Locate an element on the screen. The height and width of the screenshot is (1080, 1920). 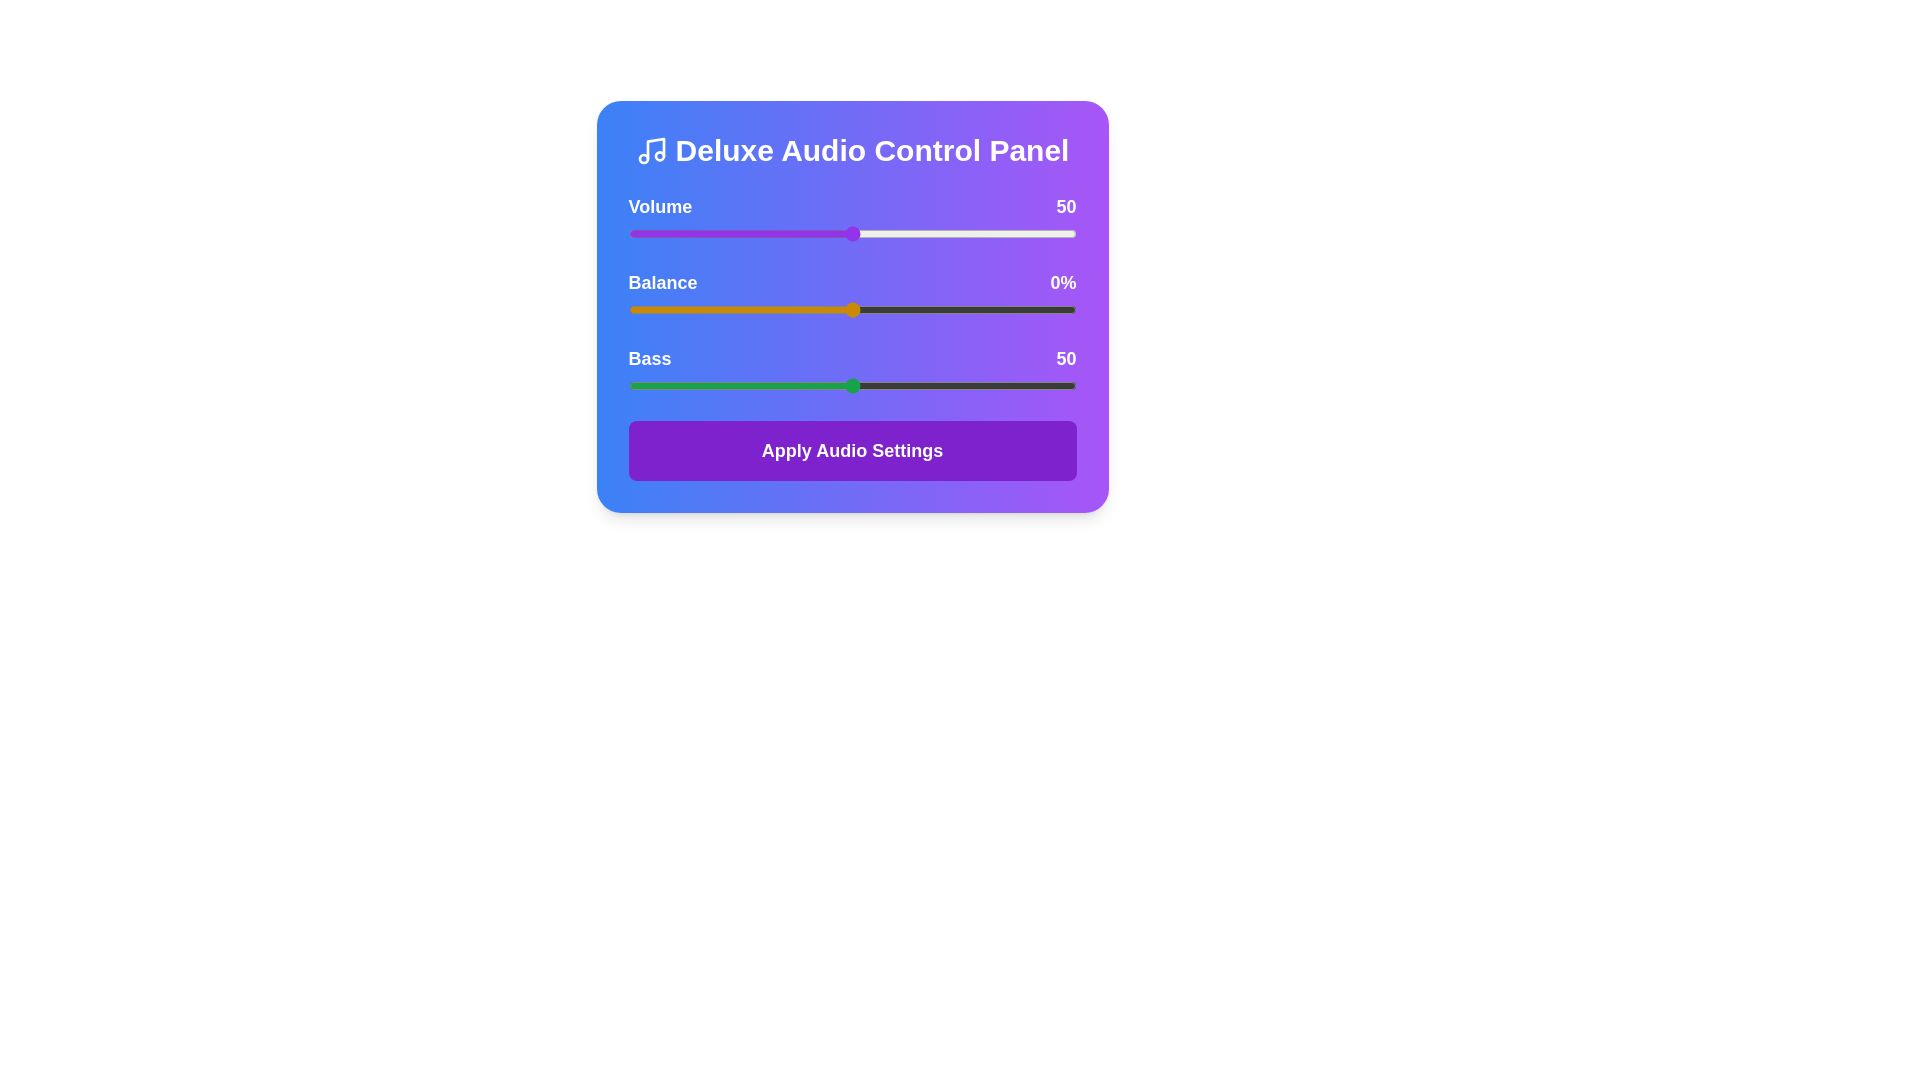
bass level is located at coordinates (739, 385).